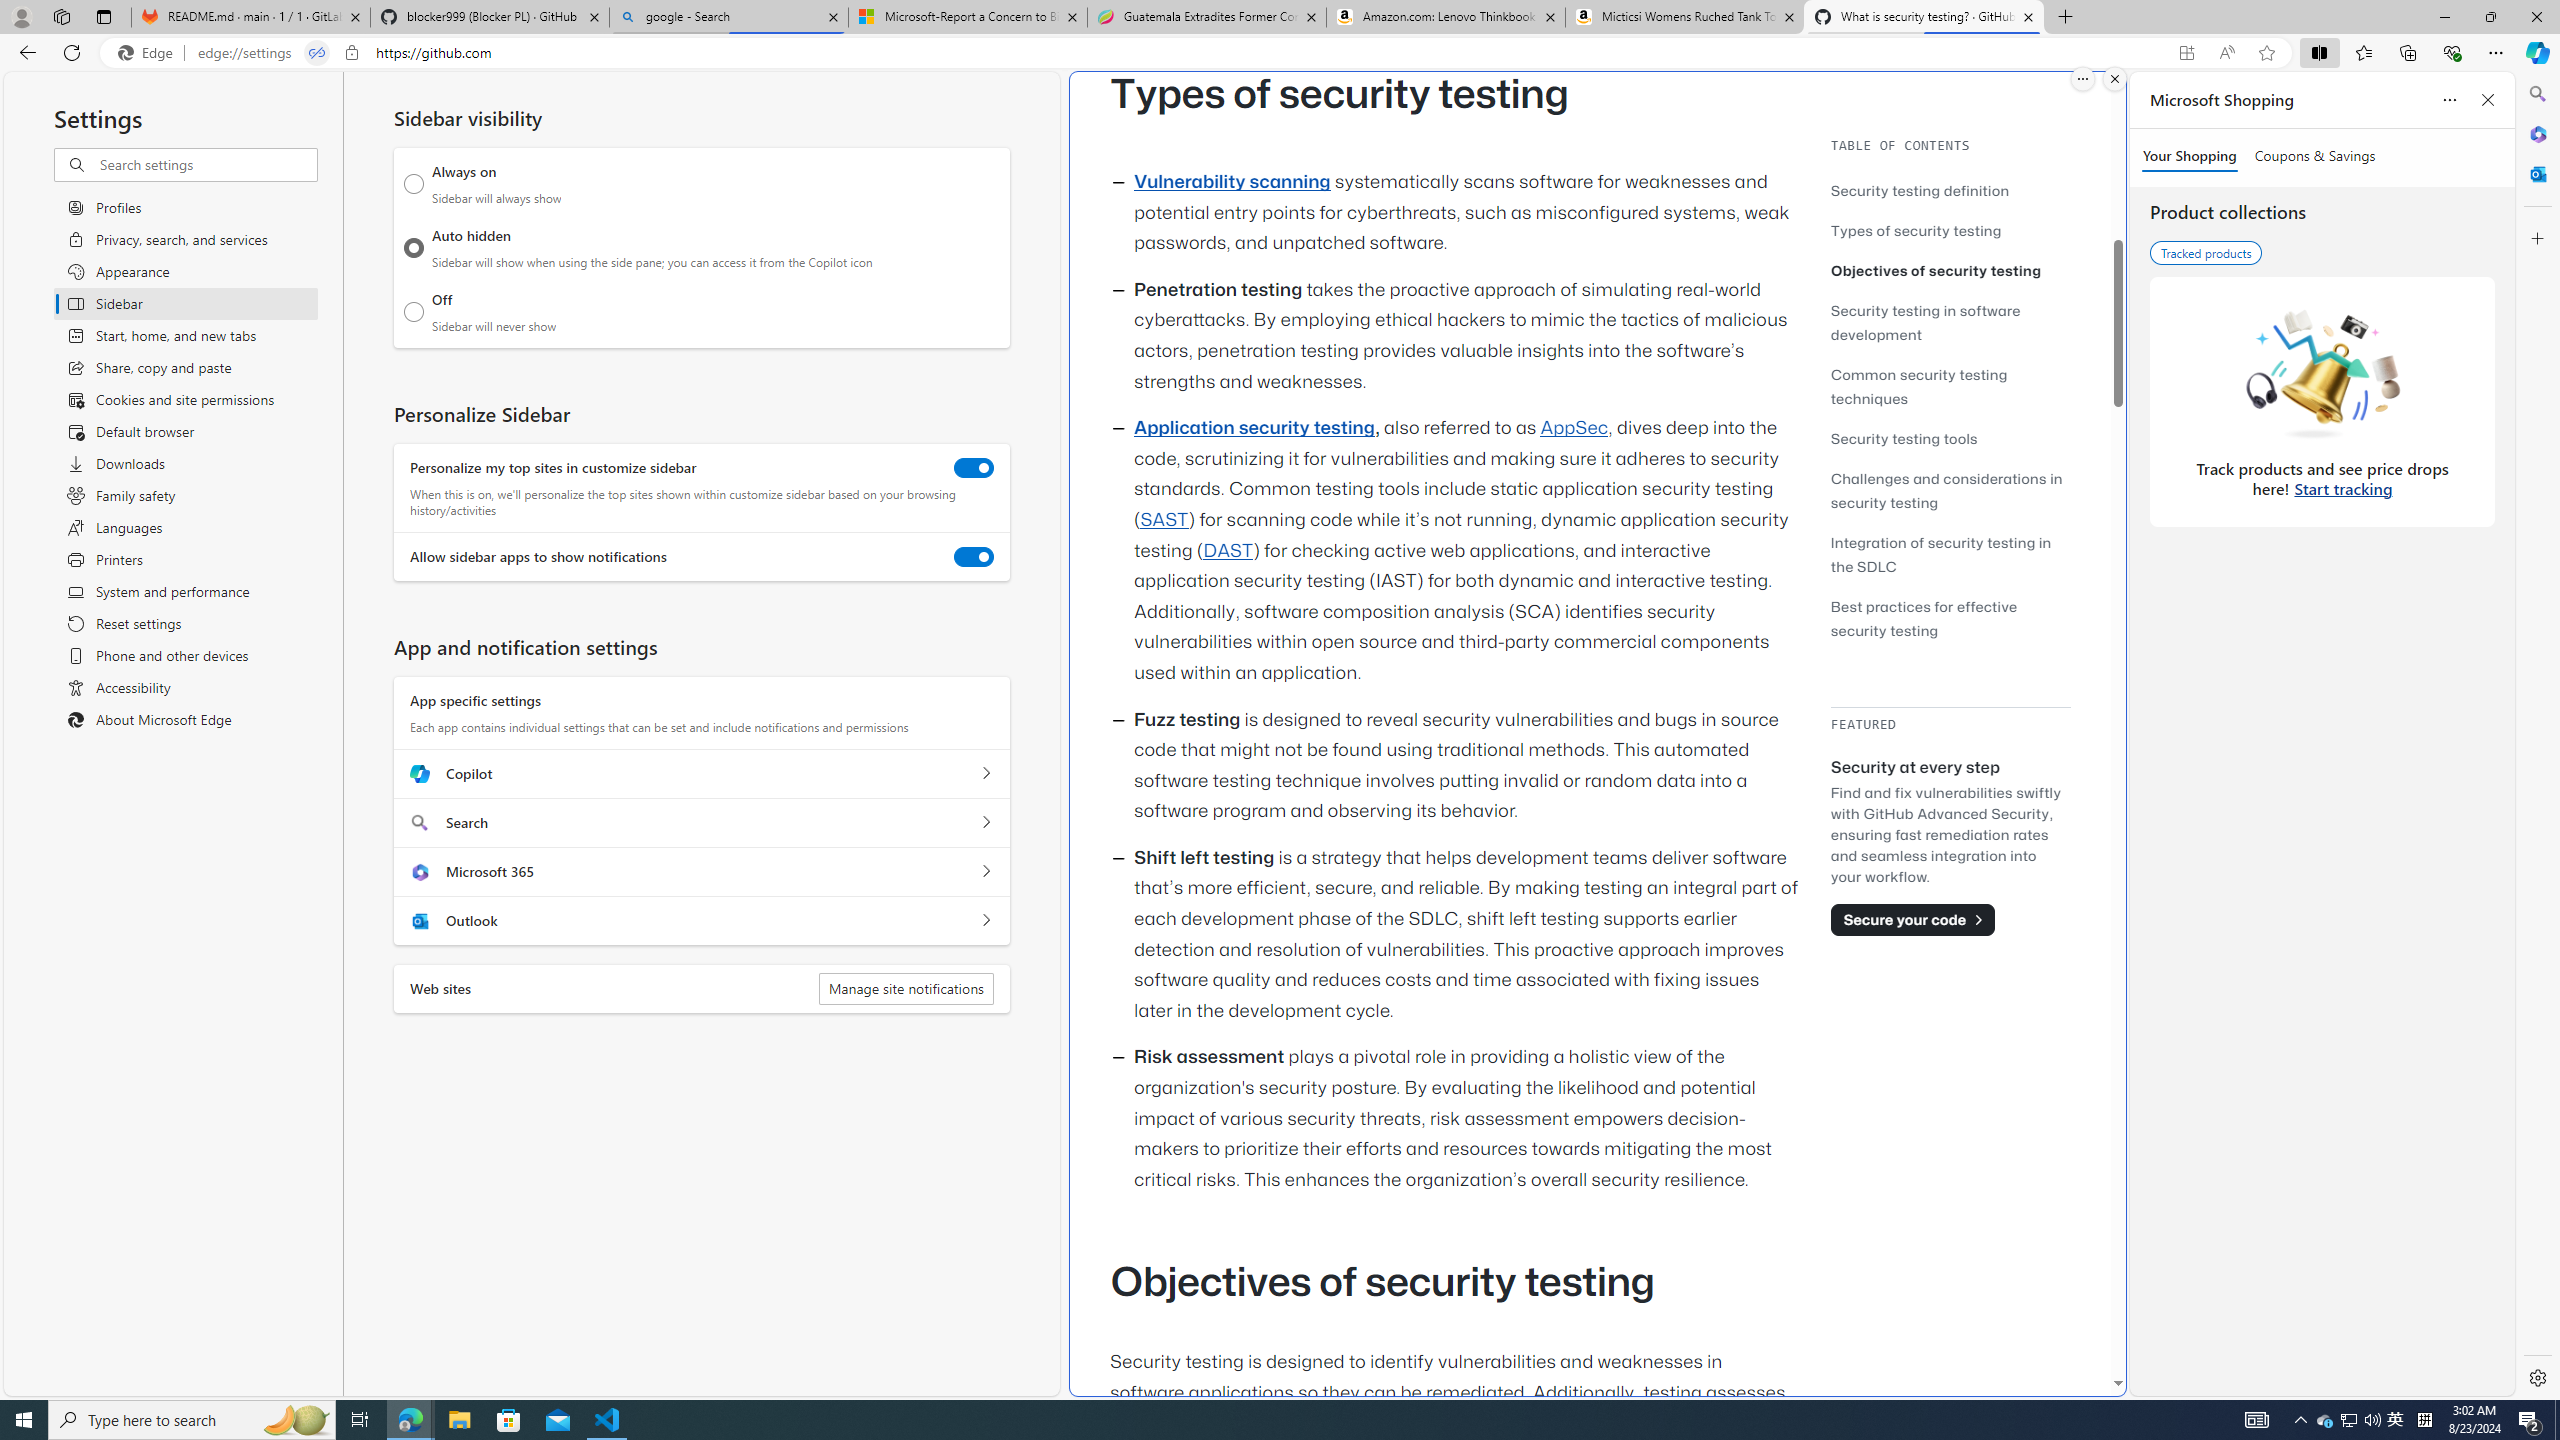  I want to click on 'Security testing definition', so click(1920, 189).